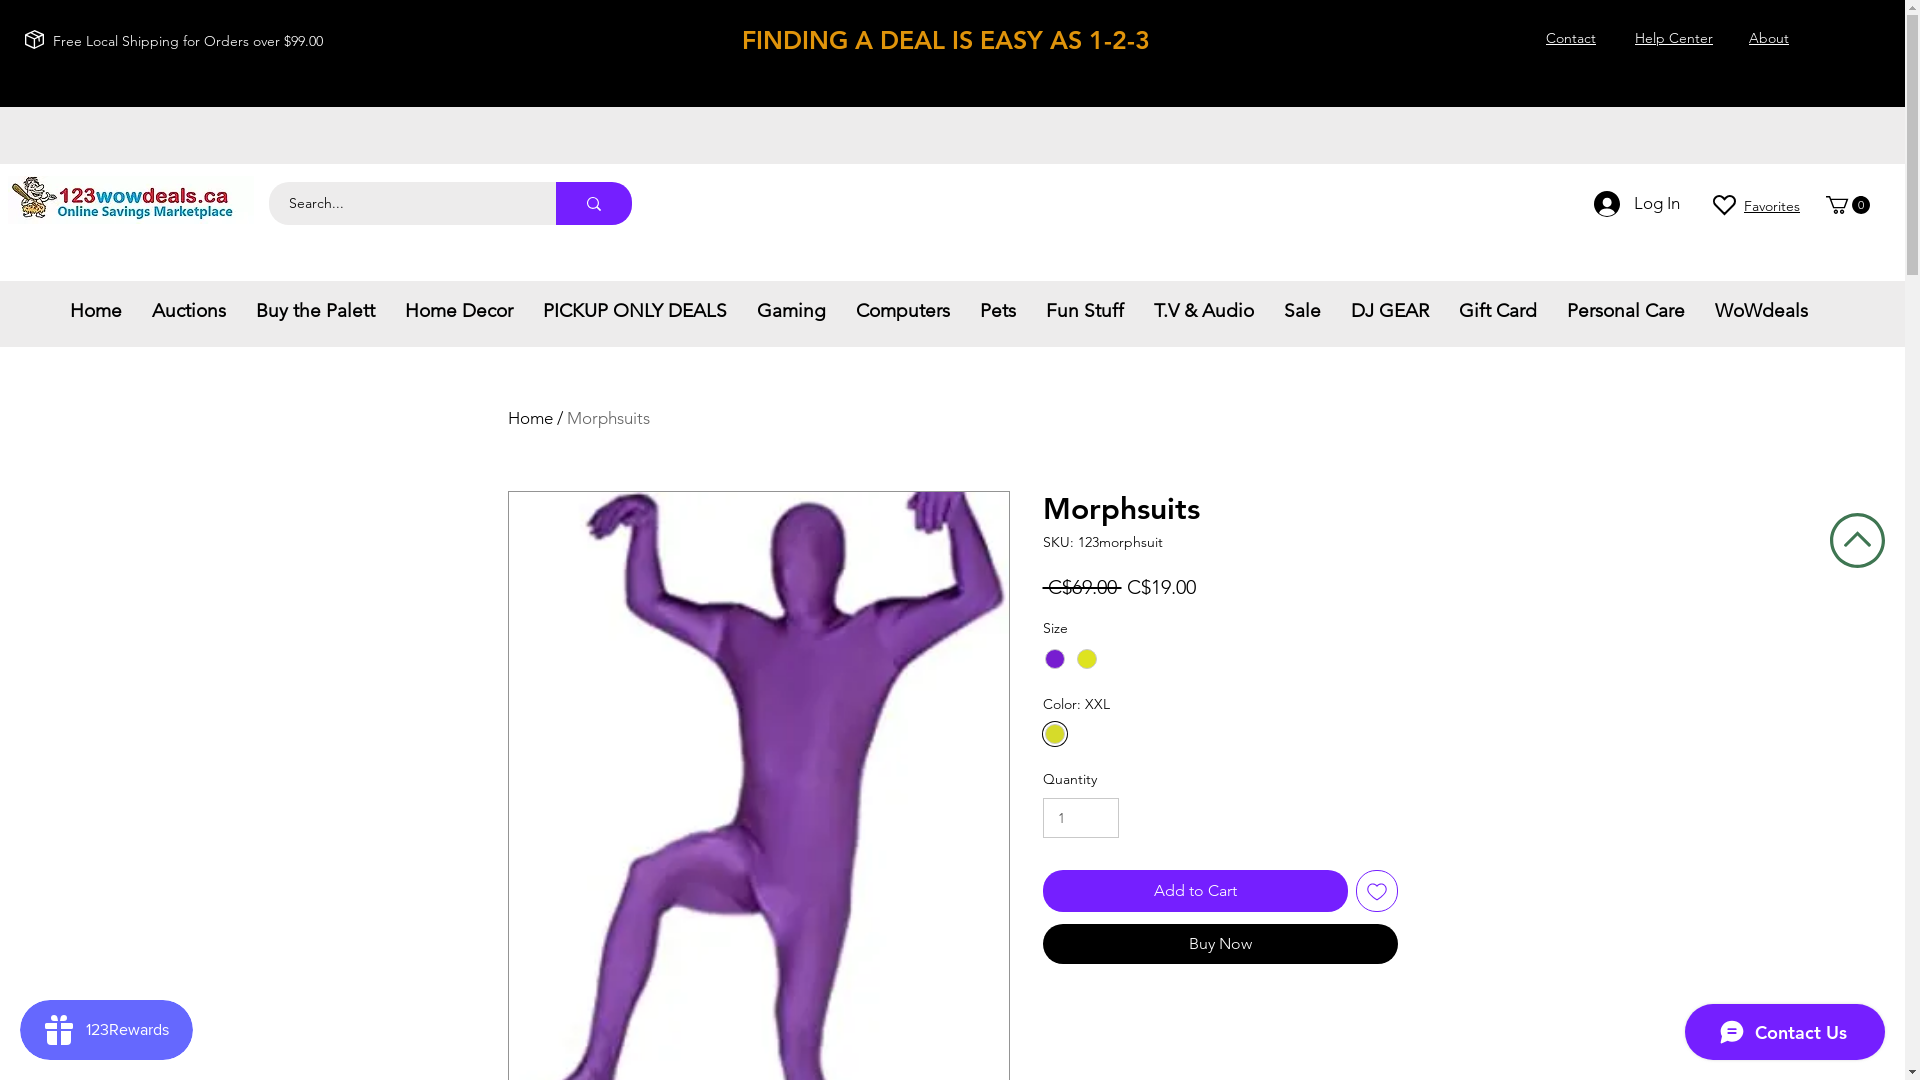 The width and height of the screenshot is (1920, 1080). I want to click on 'About', so click(1769, 38).